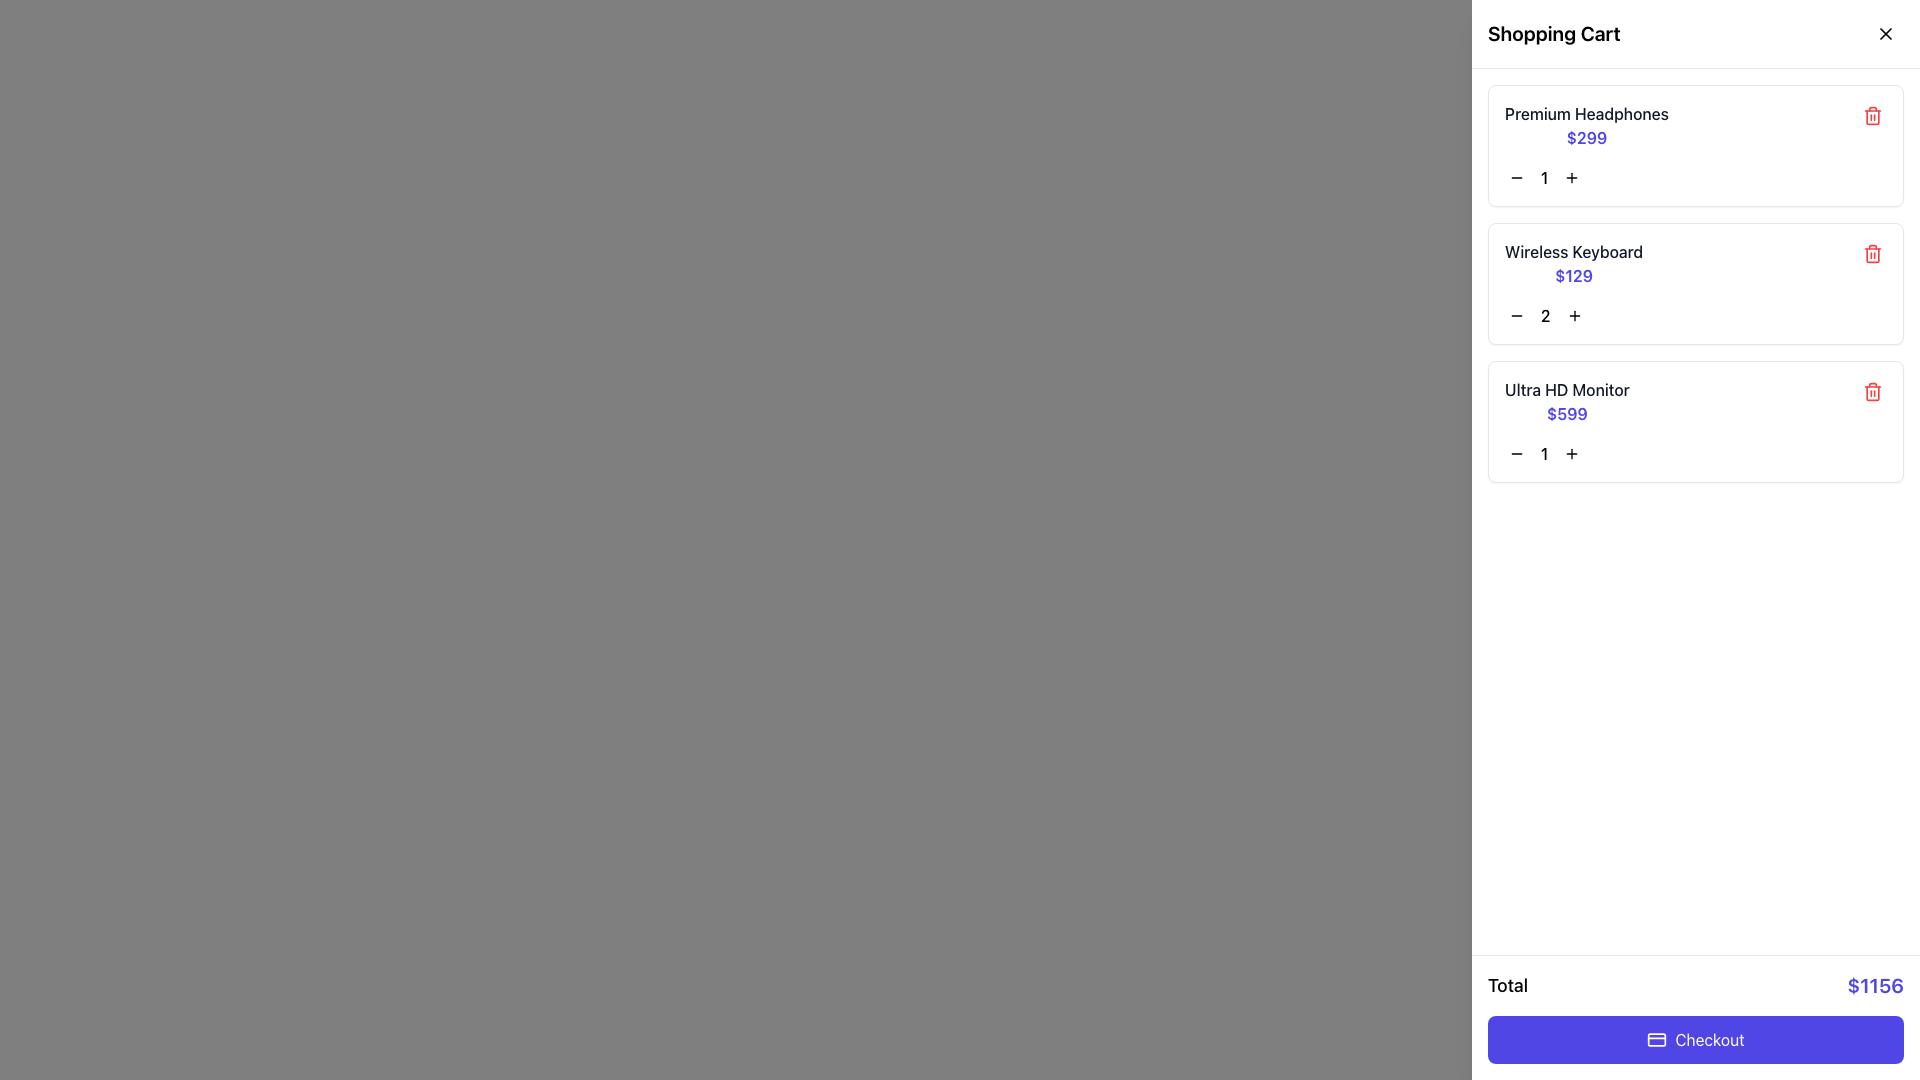 This screenshot has width=1920, height=1080. What do you see at coordinates (1871, 115) in the screenshot?
I see `the red trash can icon button located at the top-right corner of the card displaying 'Premium Headphones'` at bounding box center [1871, 115].